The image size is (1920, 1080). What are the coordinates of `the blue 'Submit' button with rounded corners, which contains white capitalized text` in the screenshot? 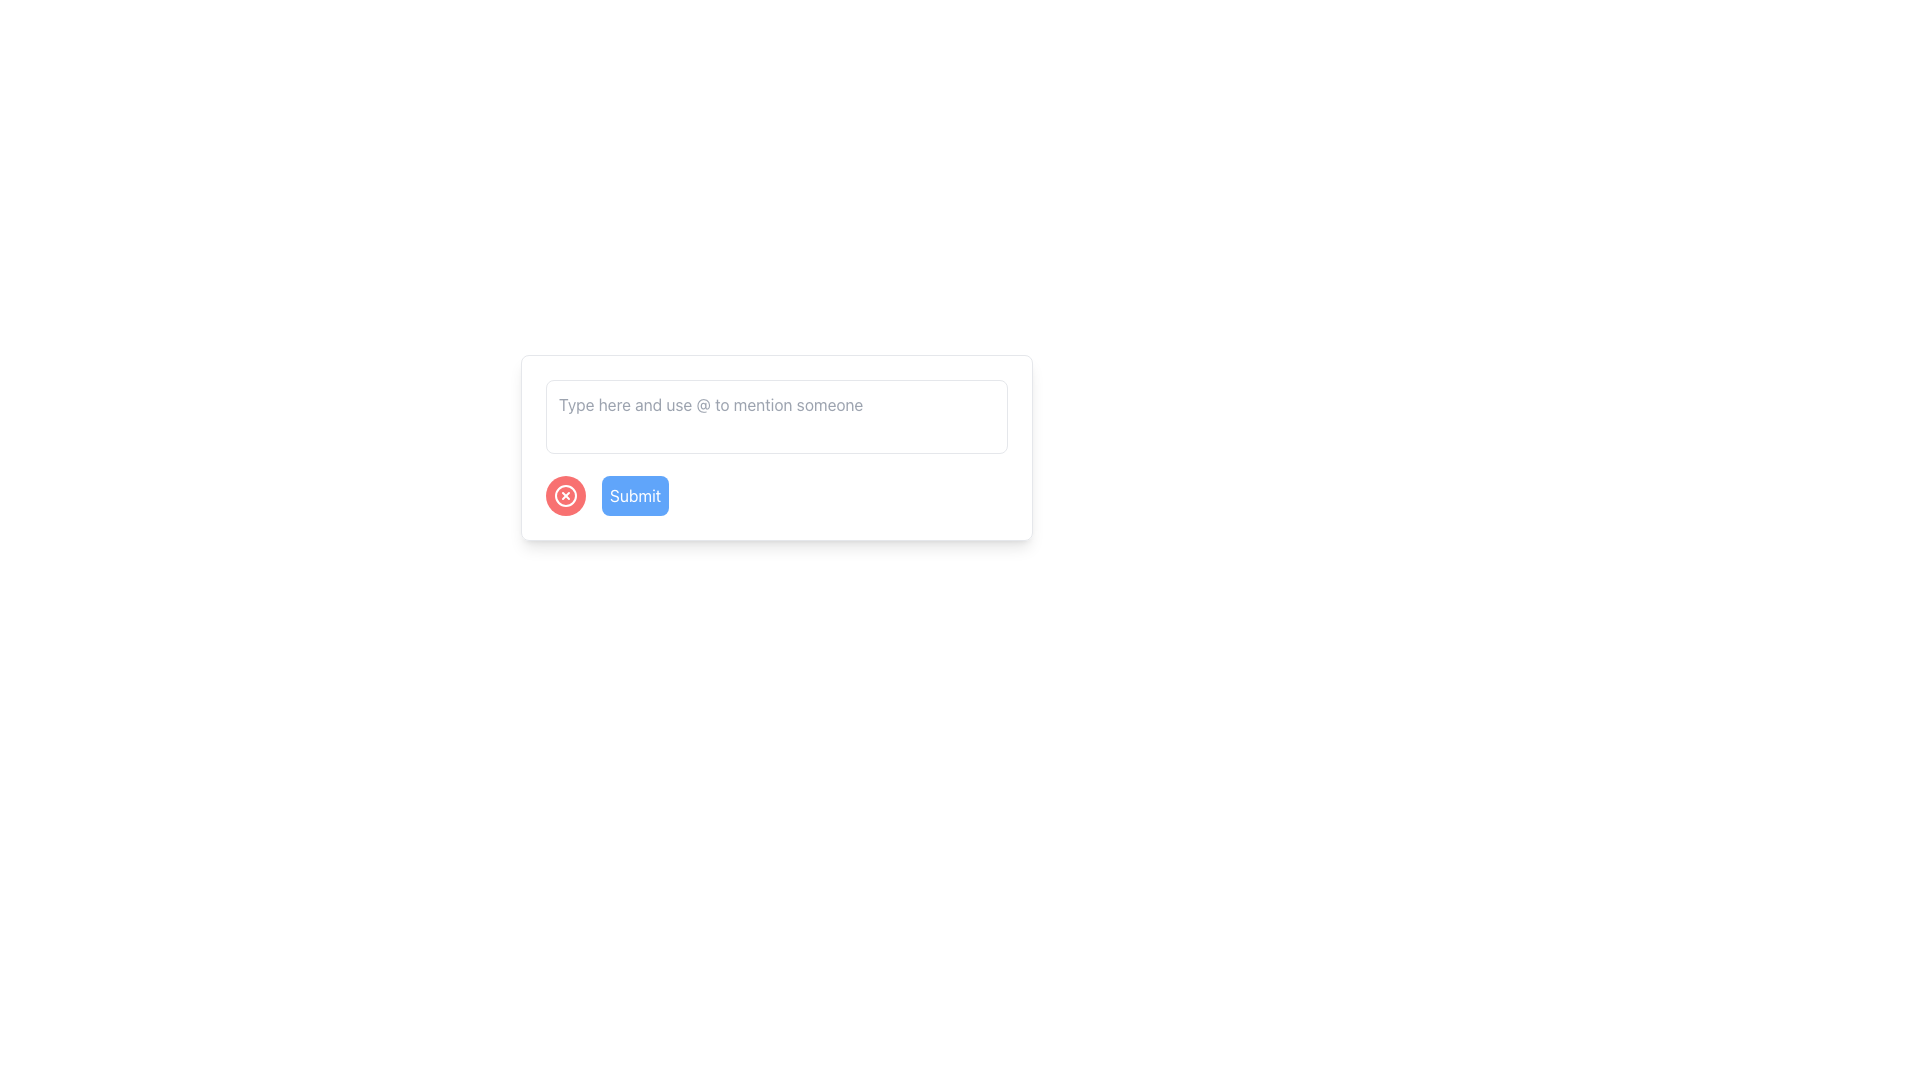 It's located at (634, 495).